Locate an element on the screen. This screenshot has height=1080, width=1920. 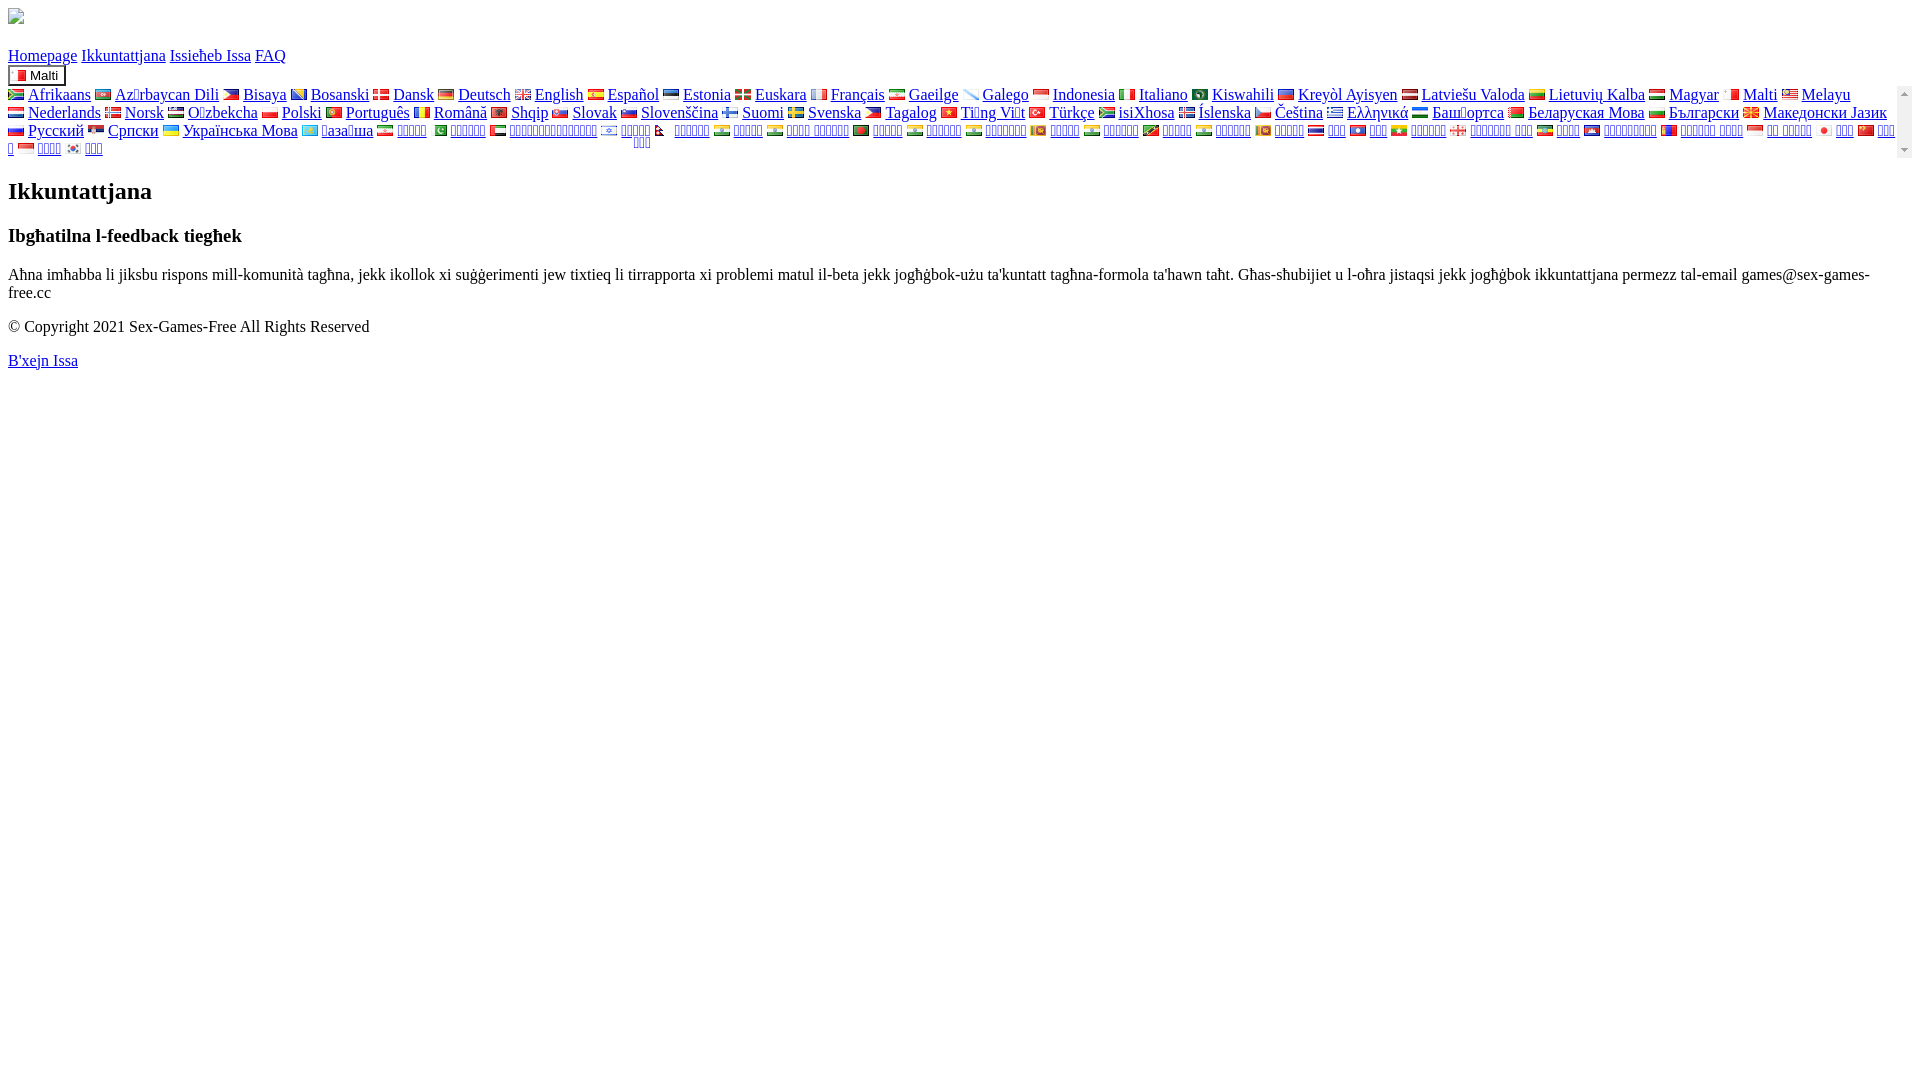
'Afrikaans' is located at coordinates (49, 94).